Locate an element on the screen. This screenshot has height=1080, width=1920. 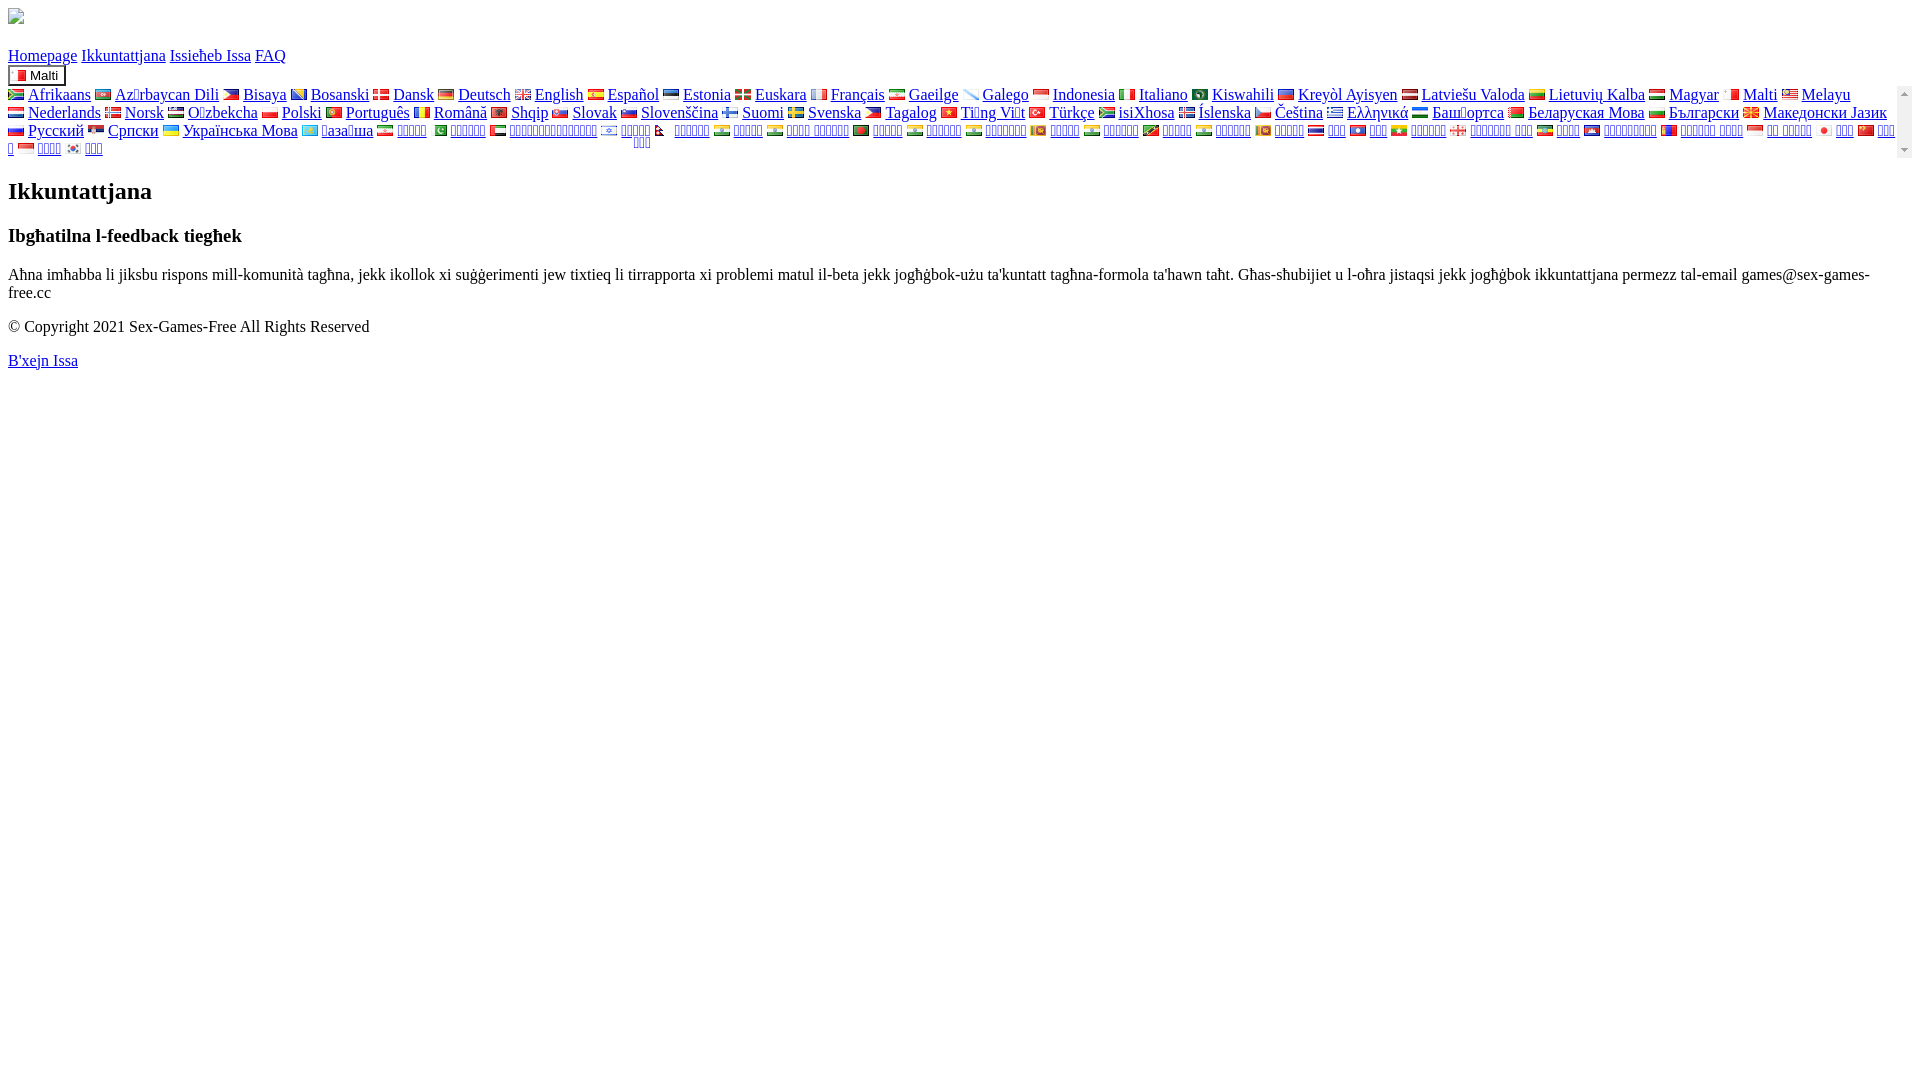
'Afrikaans' is located at coordinates (49, 94).